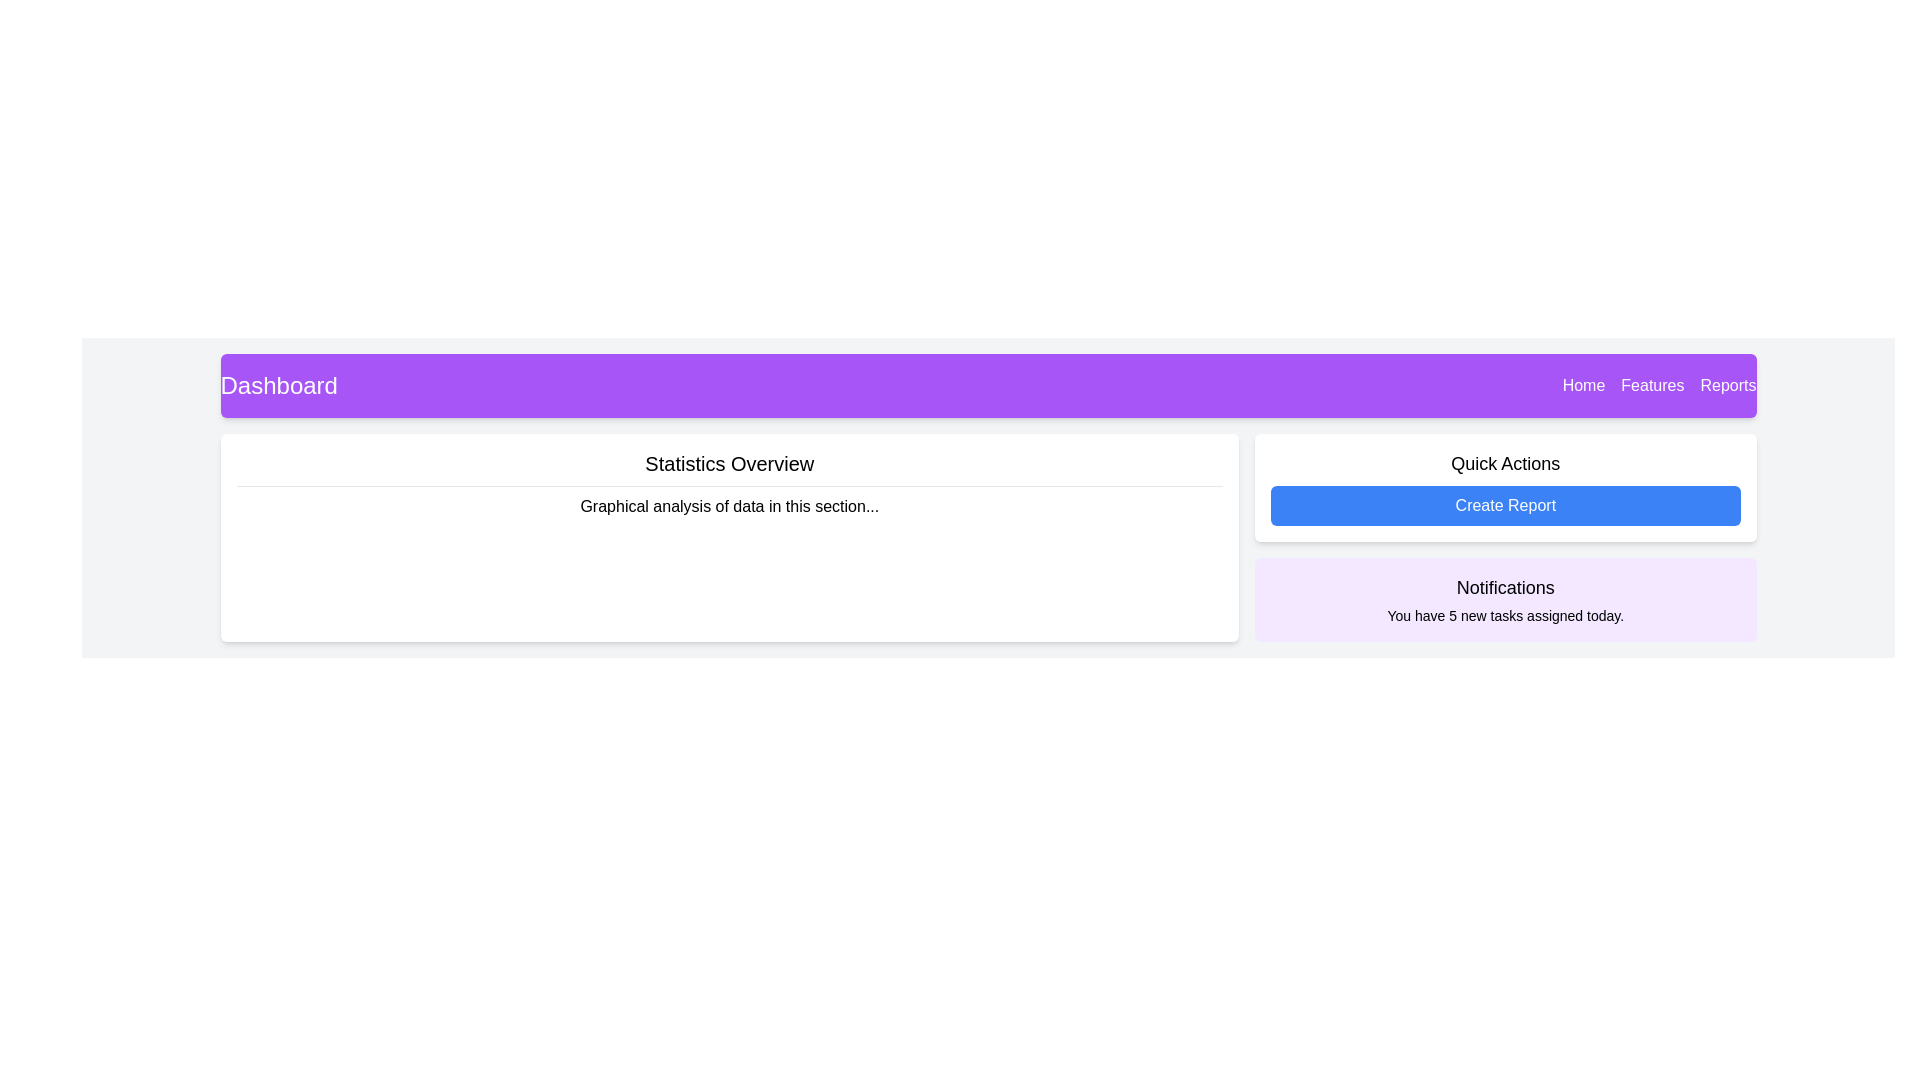 The image size is (1920, 1080). Describe the element at coordinates (1505, 504) in the screenshot. I see `the 'Create Report' button located in the 'Quick Actions' section, which is the second button beneath the title 'Quick Actions'` at that location.